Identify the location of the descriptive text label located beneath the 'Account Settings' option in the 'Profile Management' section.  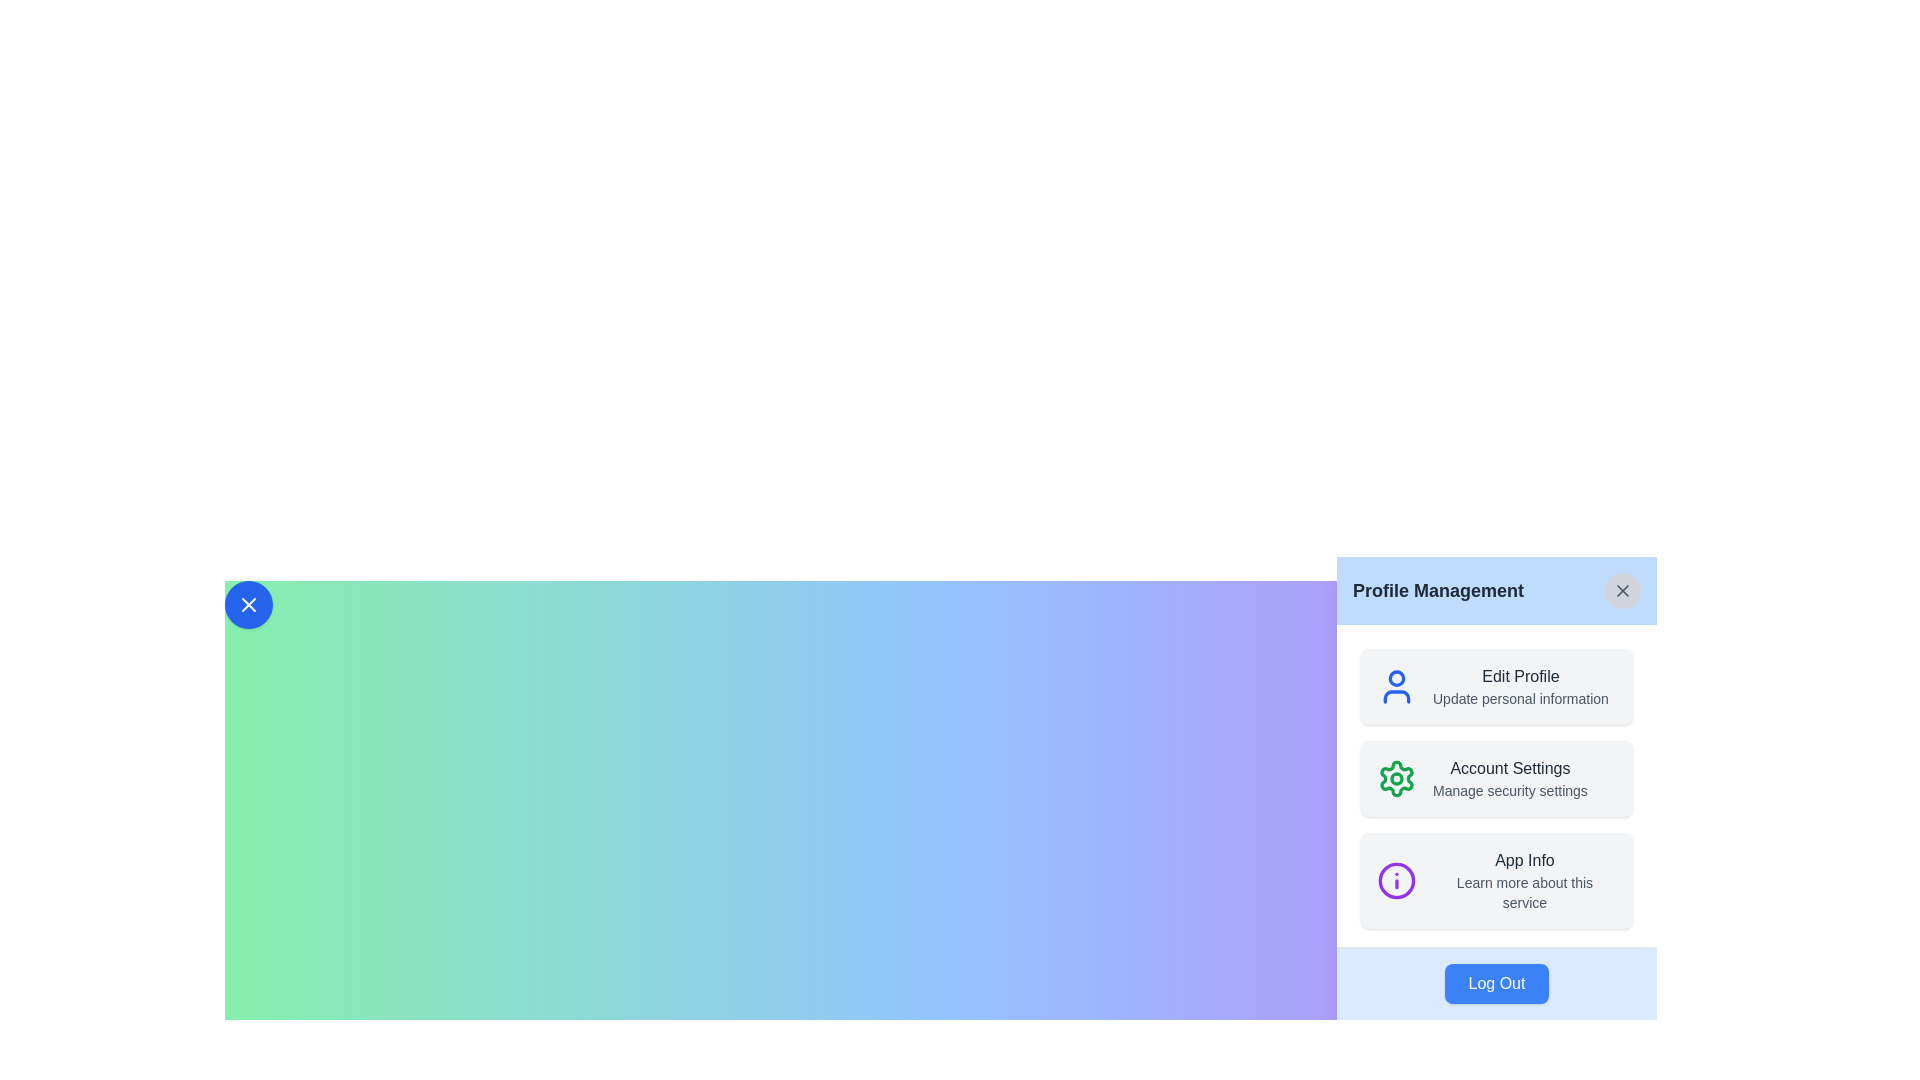
(1510, 789).